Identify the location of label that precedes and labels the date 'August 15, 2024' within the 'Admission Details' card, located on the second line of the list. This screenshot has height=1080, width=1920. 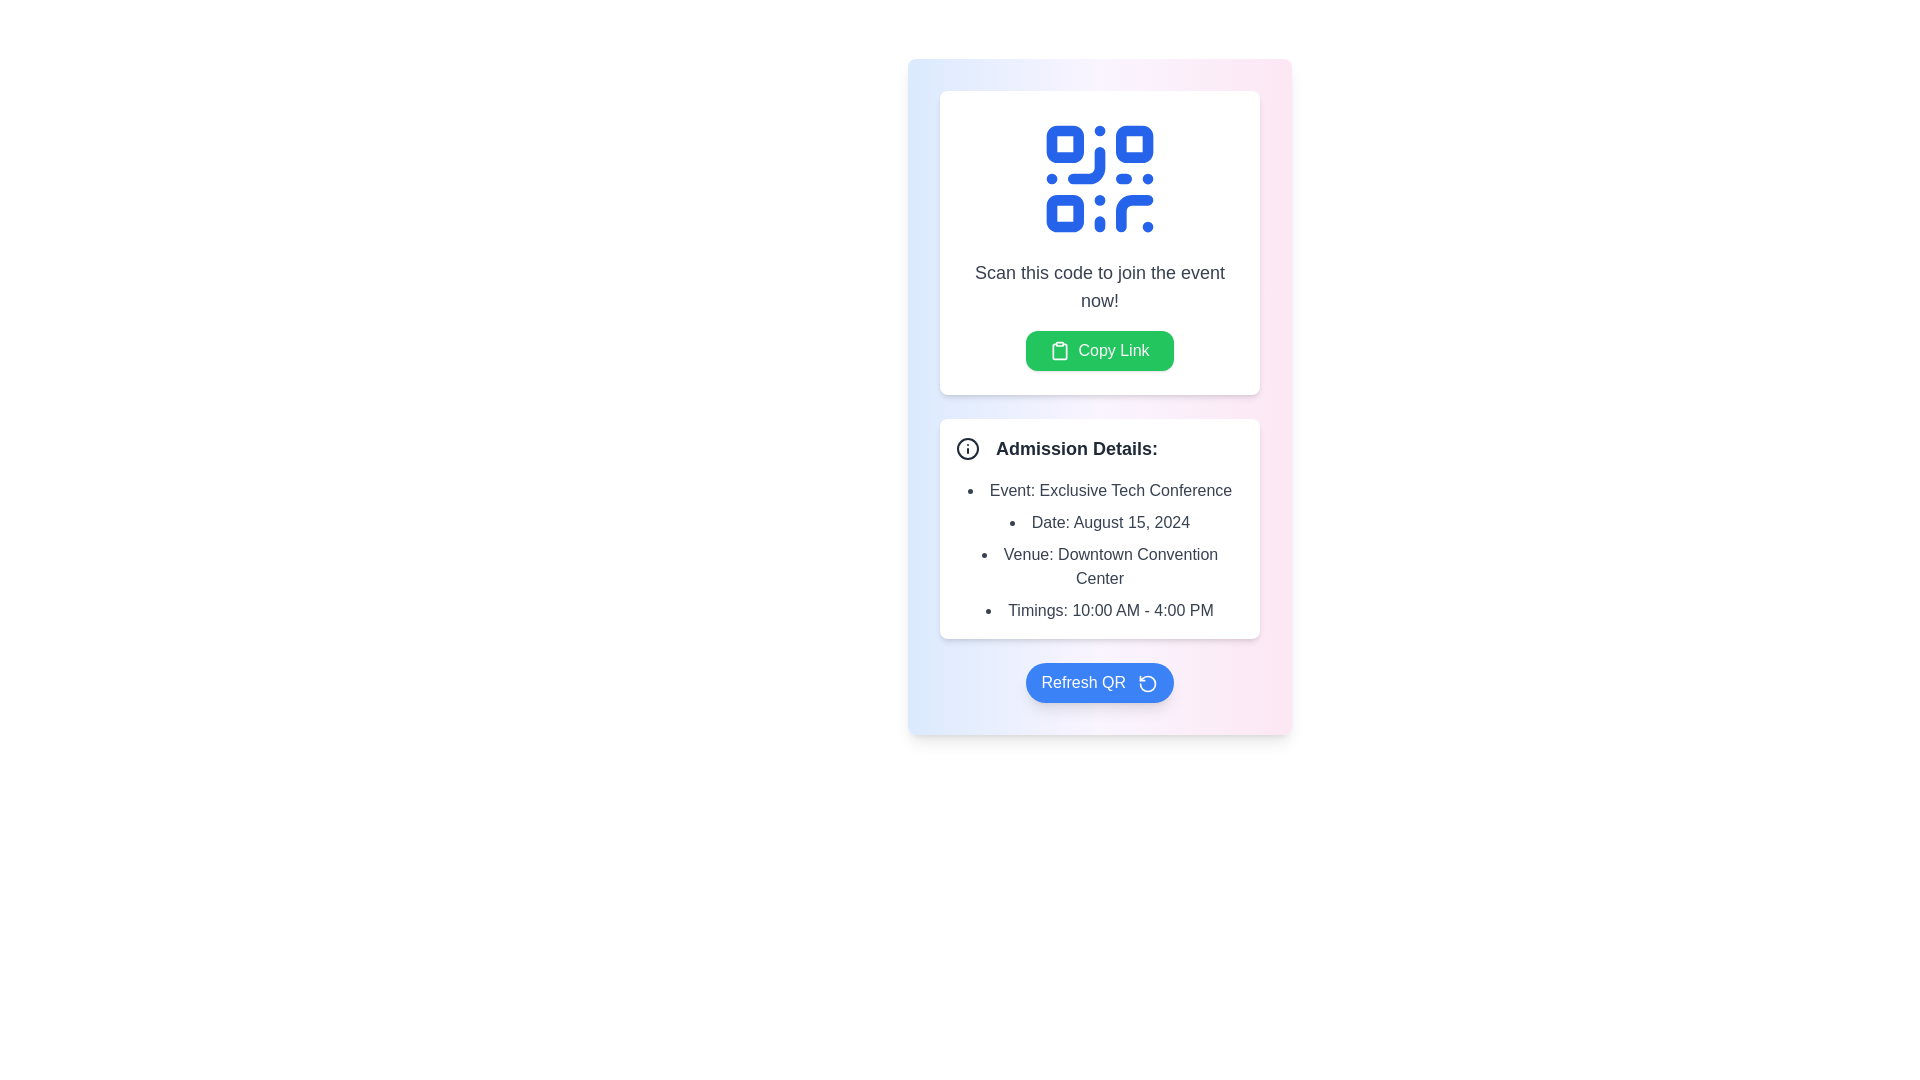
(1050, 521).